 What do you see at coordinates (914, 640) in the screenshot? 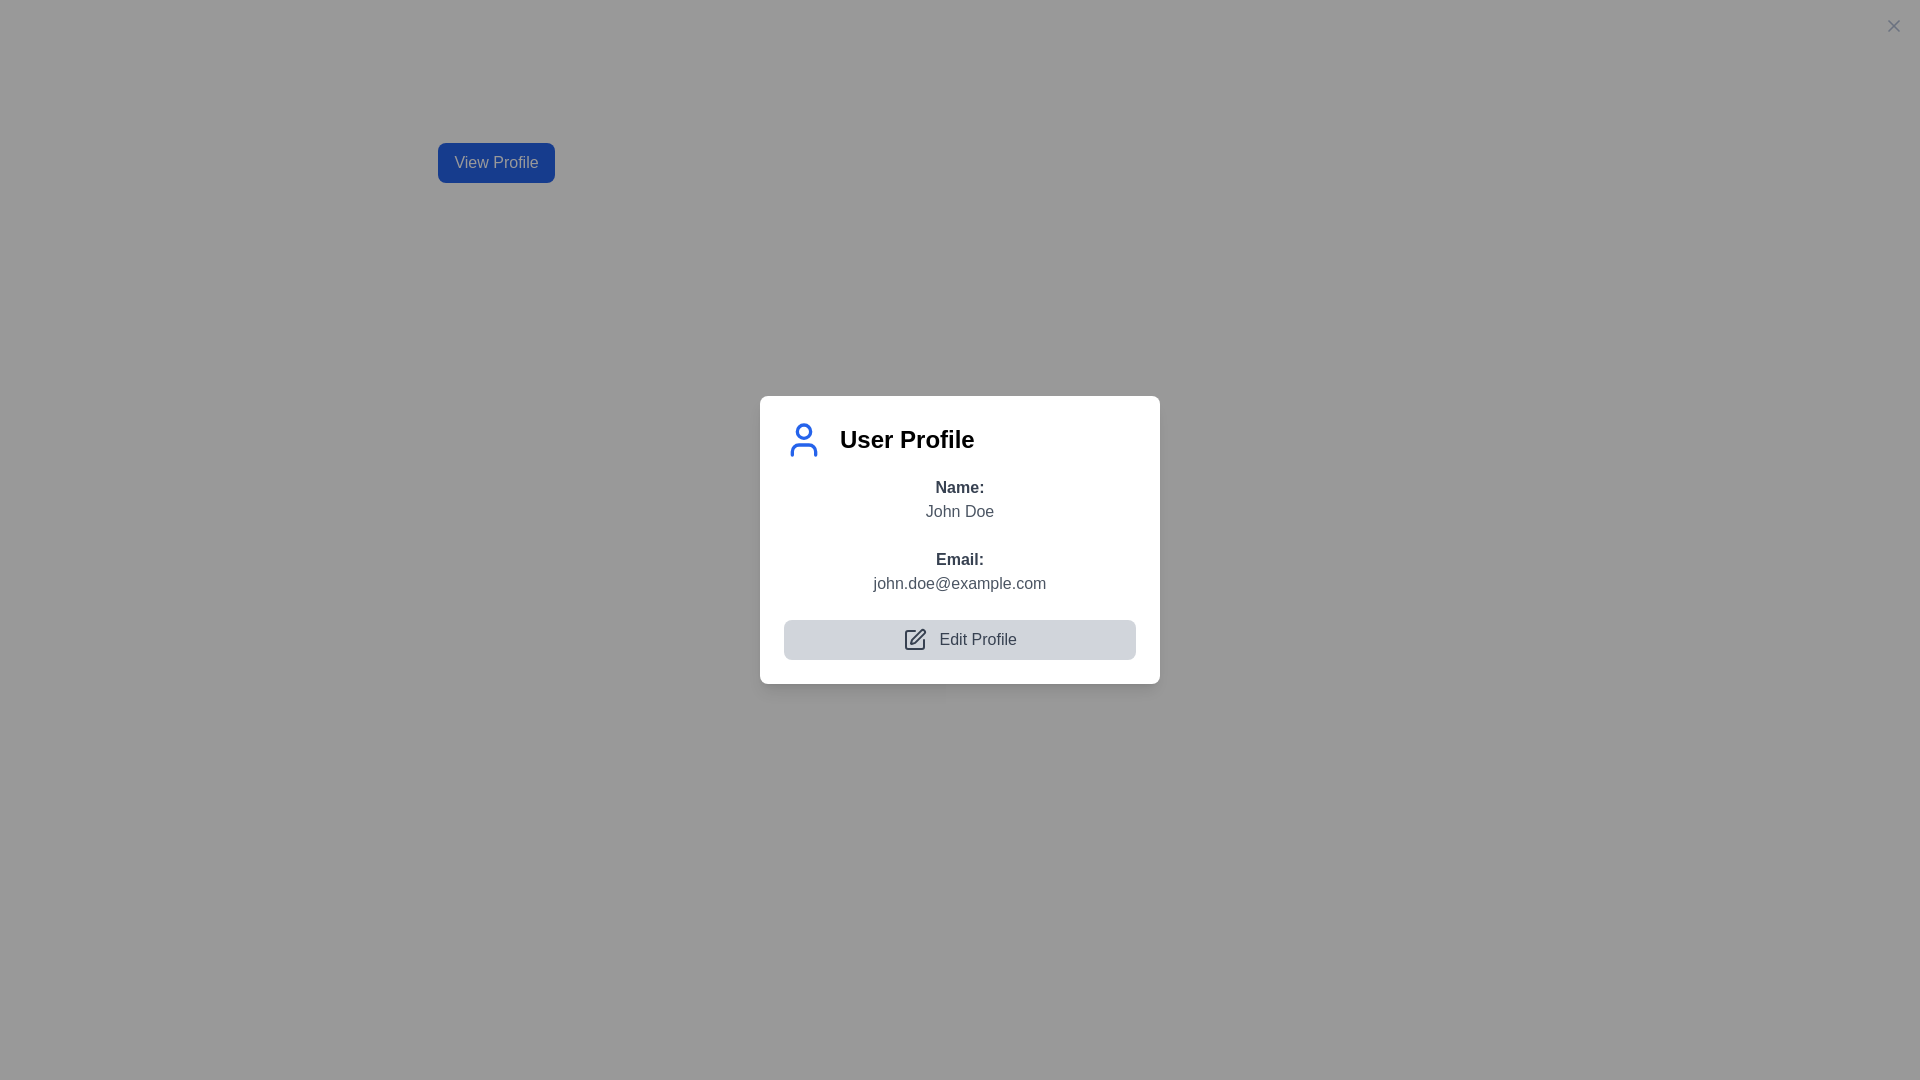
I see `the icon associated with the 'Edit Profile' button, which is located on the left side of the button at the bottom of the user profile card` at bounding box center [914, 640].